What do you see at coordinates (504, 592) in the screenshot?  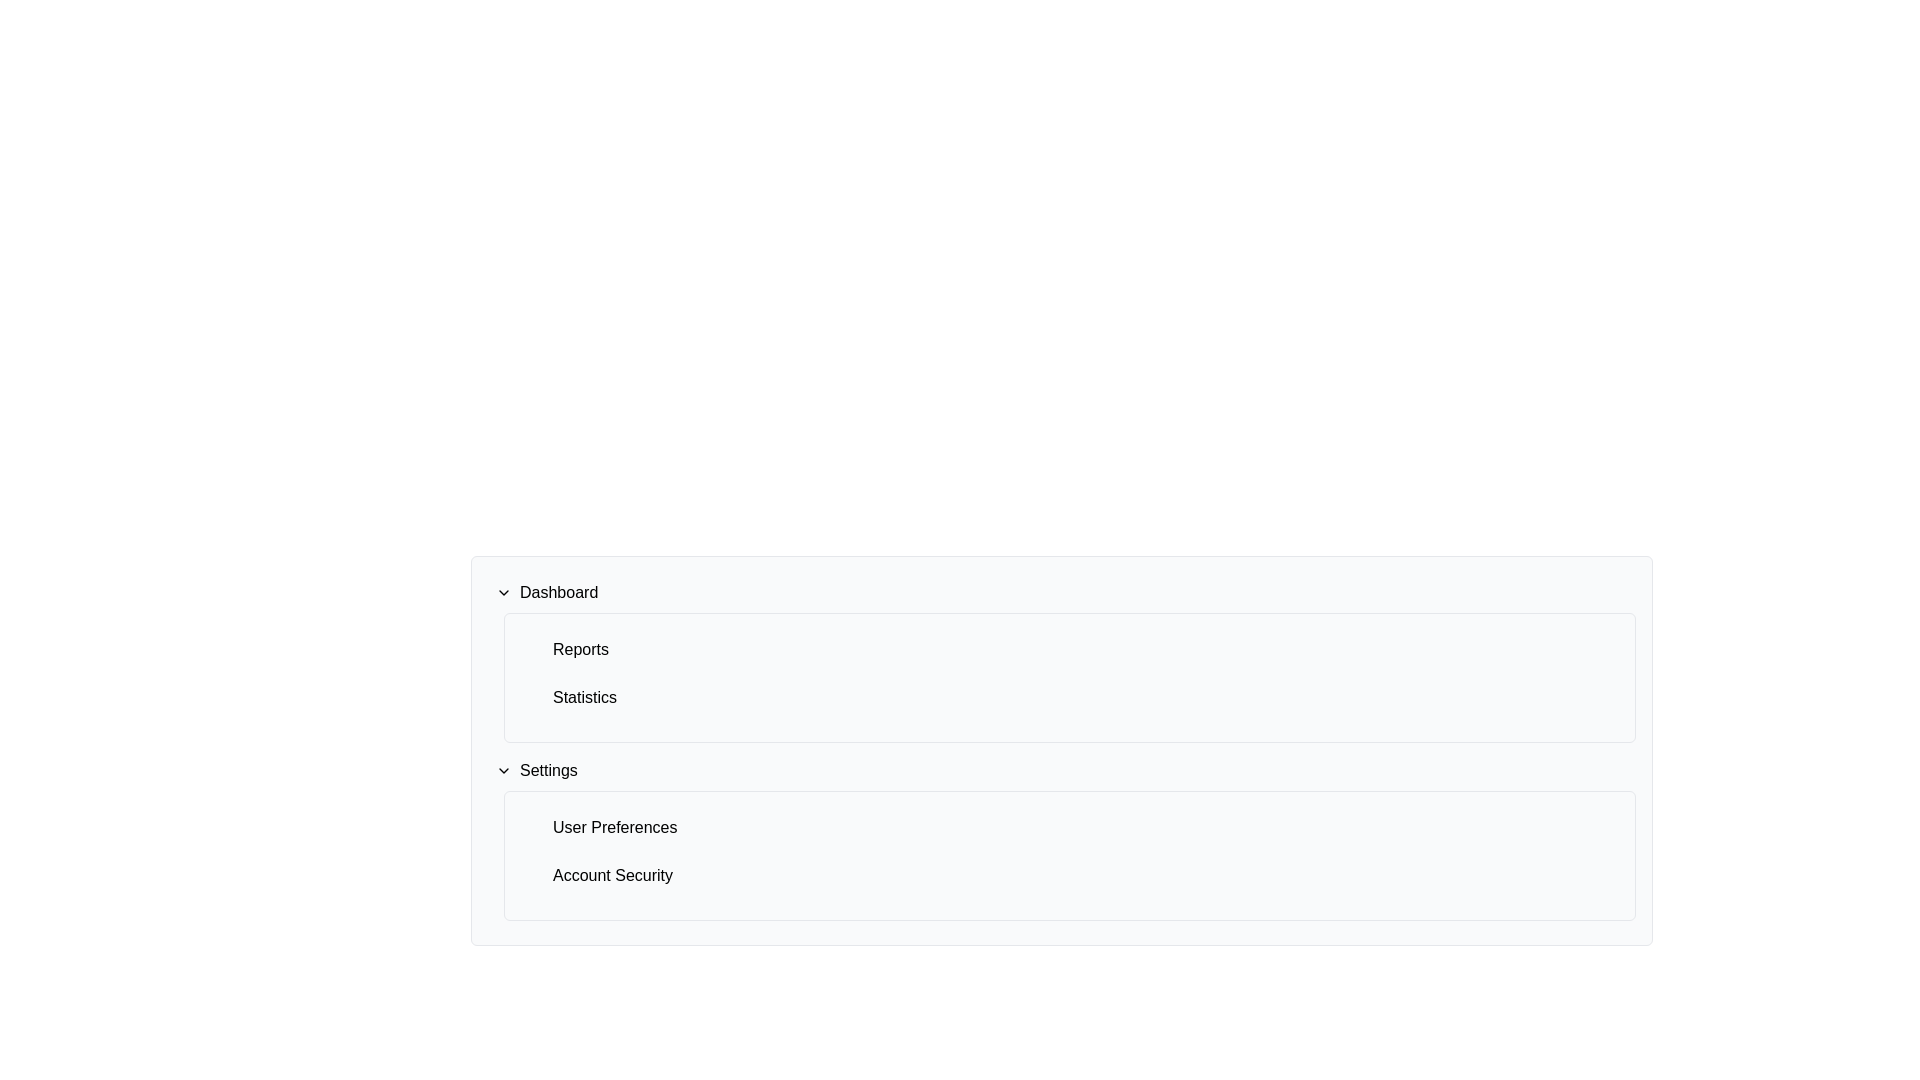 I see `the chevron icon that toggles the 'Dashboard' submenu` at bounding box center [504, 592].